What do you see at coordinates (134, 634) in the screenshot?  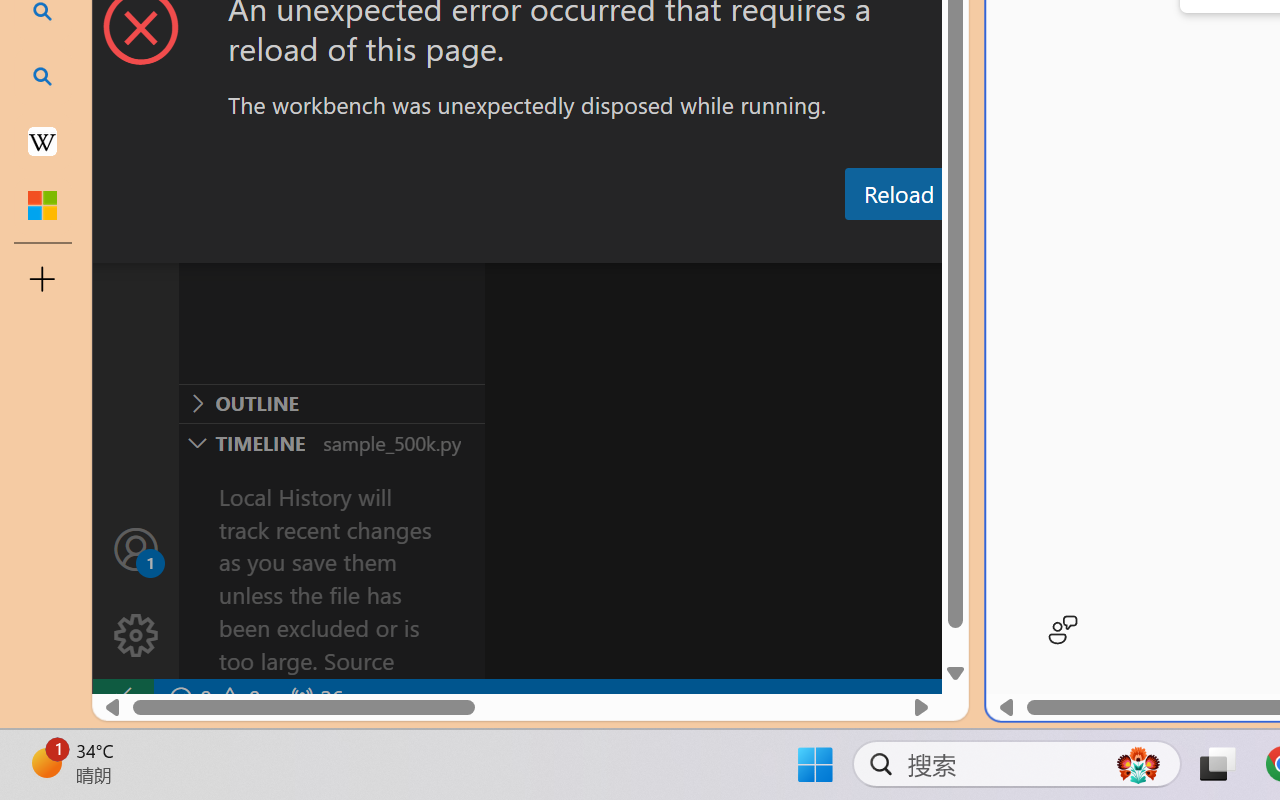 I see `'Manage'` at bounding box center [134, 634].